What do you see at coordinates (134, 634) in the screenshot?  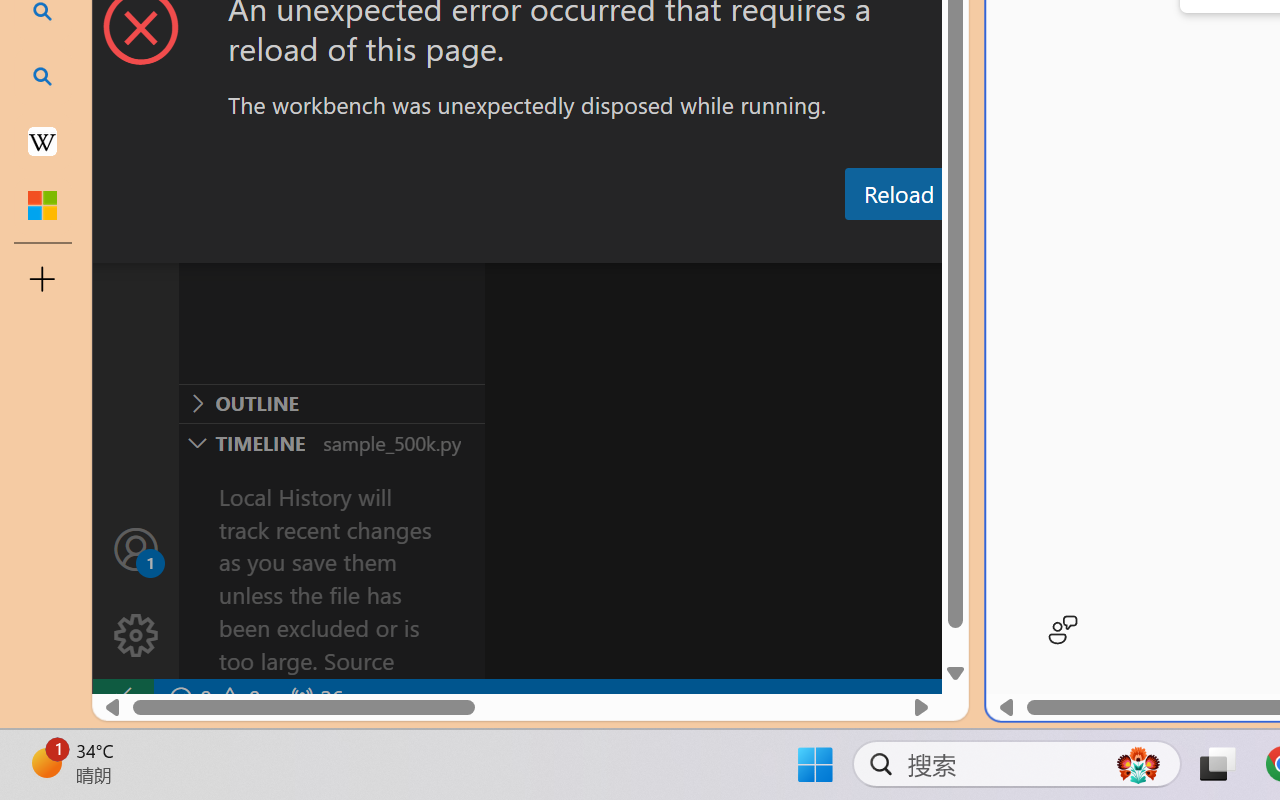 I see `'Manage'` at bounding box center [134, 634].